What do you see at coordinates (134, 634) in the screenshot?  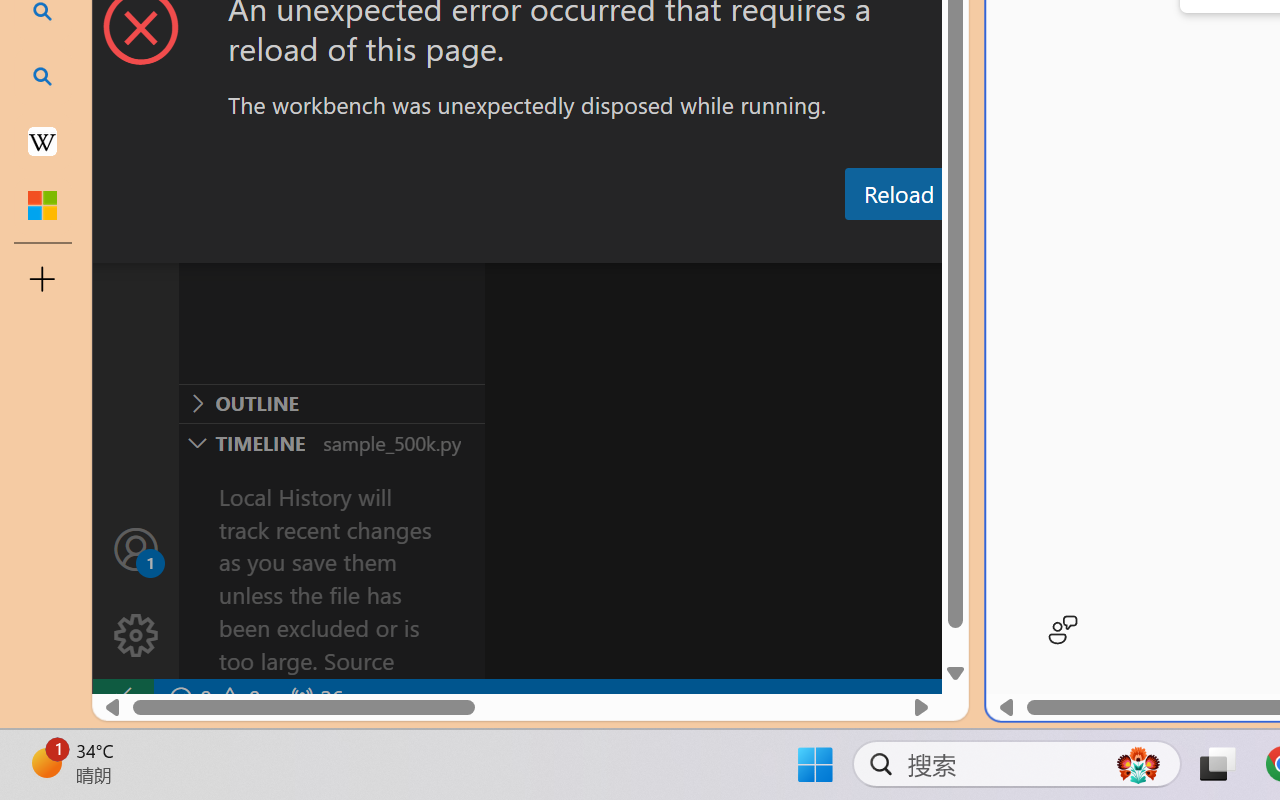 I see `'Manage'` at bounding box center [134, 634].